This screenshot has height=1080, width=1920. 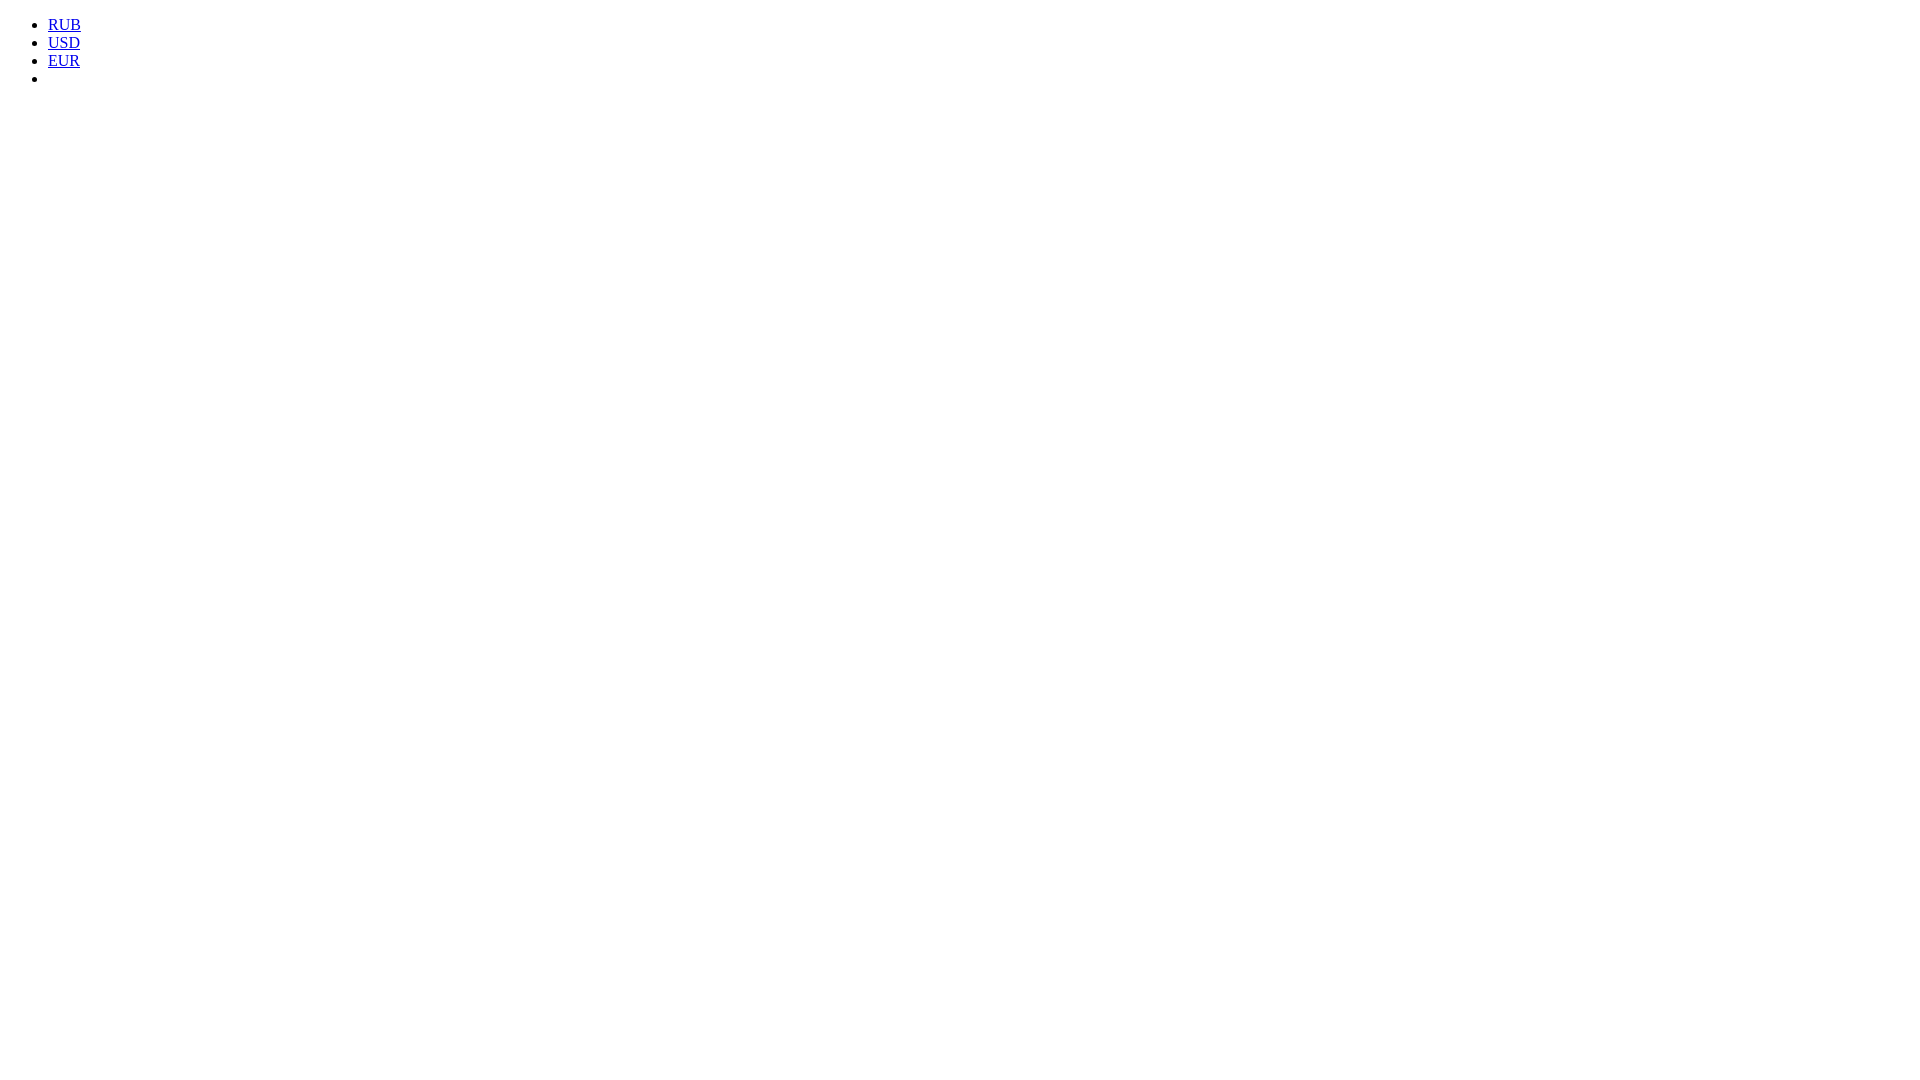 What do you see at coordinates (64, 24) in the screenshot?
I see `'RUB'` at bounding box center [64, 24].